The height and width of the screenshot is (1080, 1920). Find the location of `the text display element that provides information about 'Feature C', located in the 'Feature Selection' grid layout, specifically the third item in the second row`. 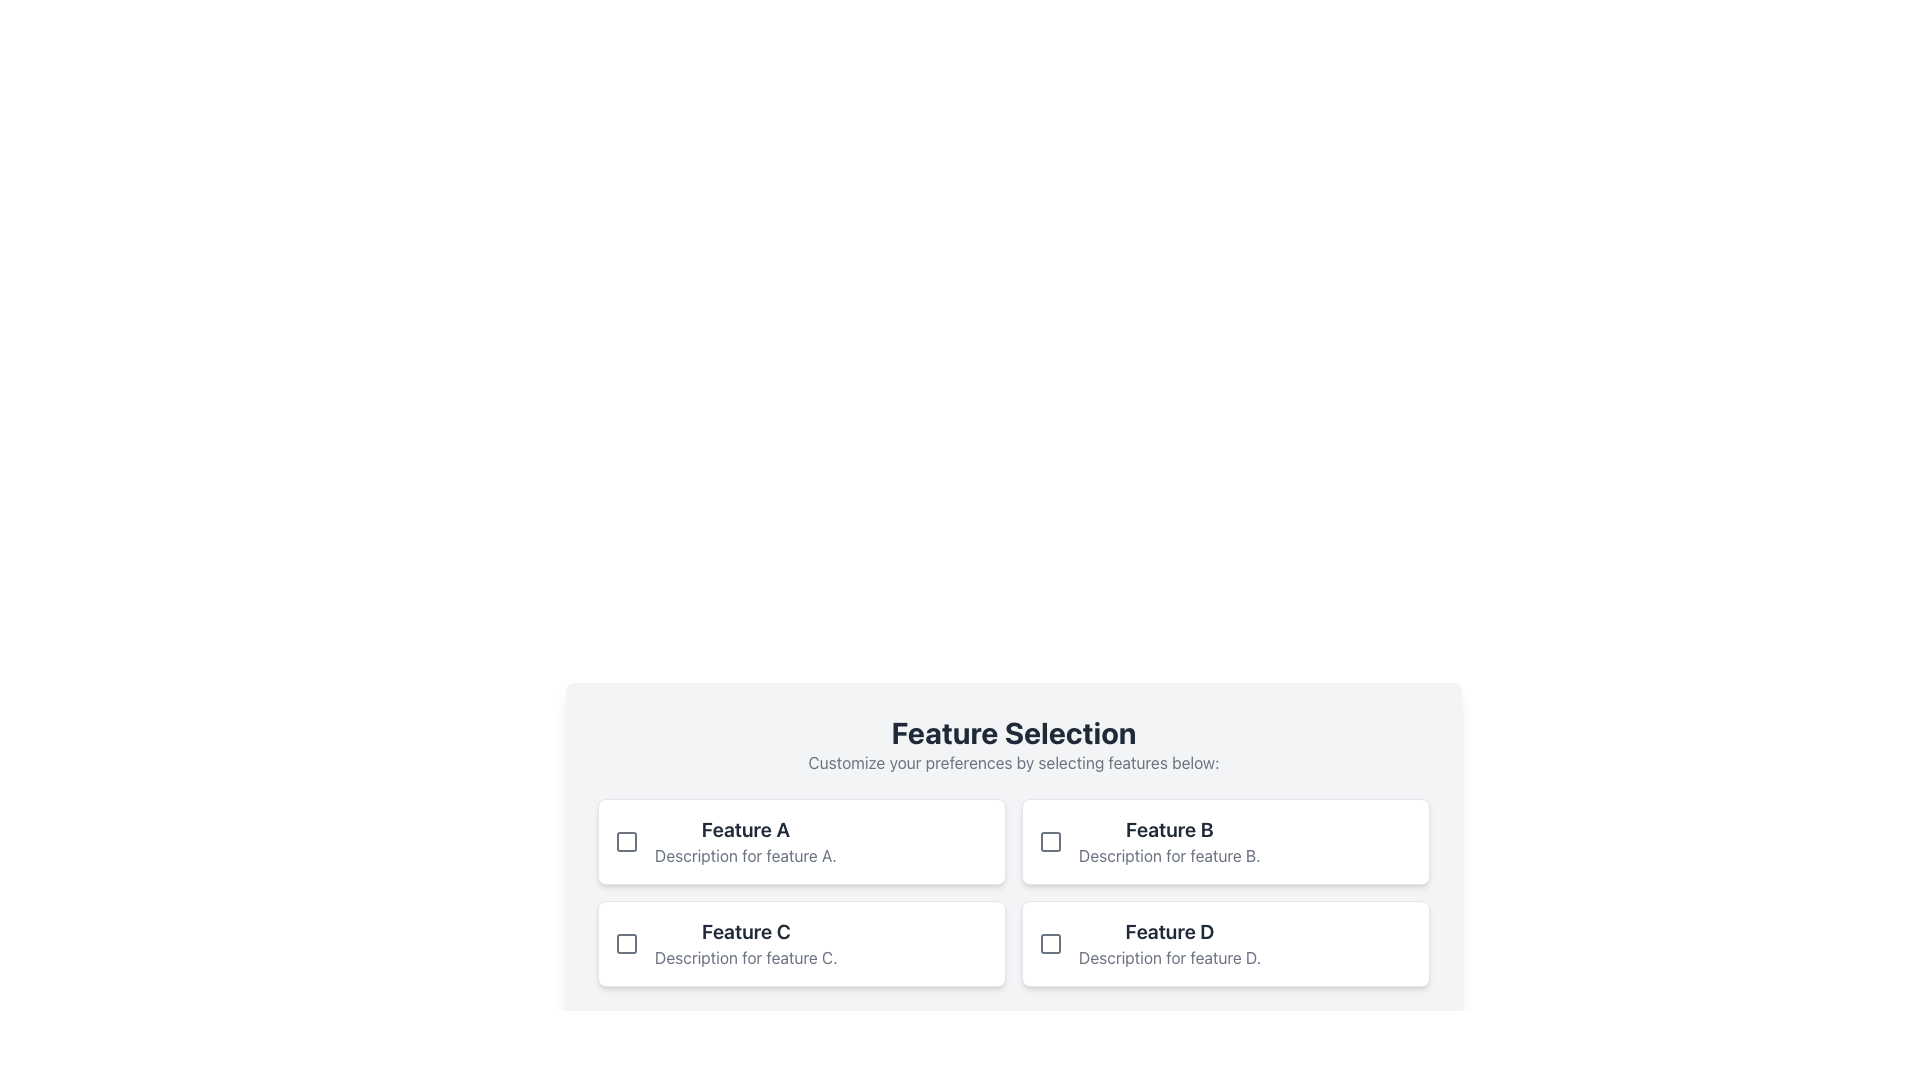

the text display element that provides information about 'Feature C', located in the 'Feature Selection' grid layout, specifically the third item in the second row is located at coordinates (745, 944).